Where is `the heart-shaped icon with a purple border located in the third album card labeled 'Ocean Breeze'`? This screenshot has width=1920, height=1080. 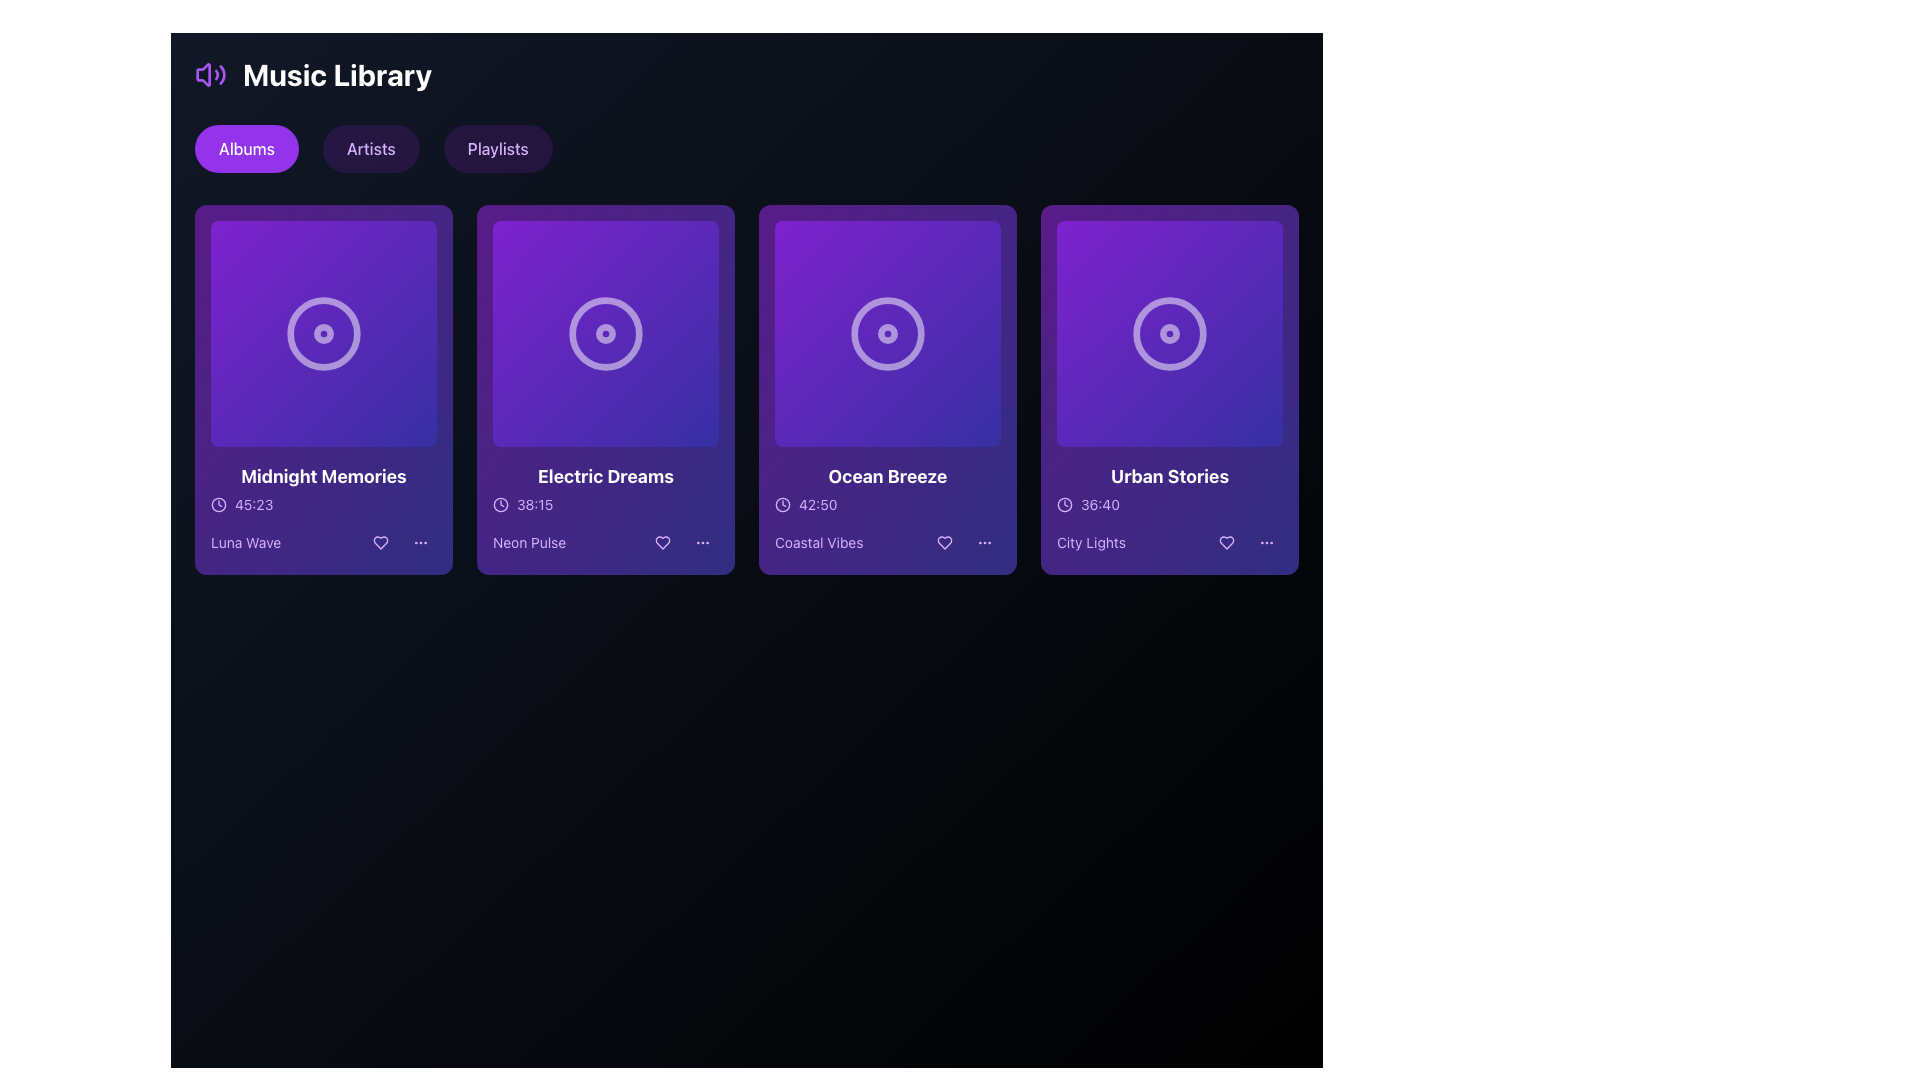 the heart-shaped icon with a purple border located in the third album card labeled 'Ocean Breeze' is located at coordinates (944, 543).